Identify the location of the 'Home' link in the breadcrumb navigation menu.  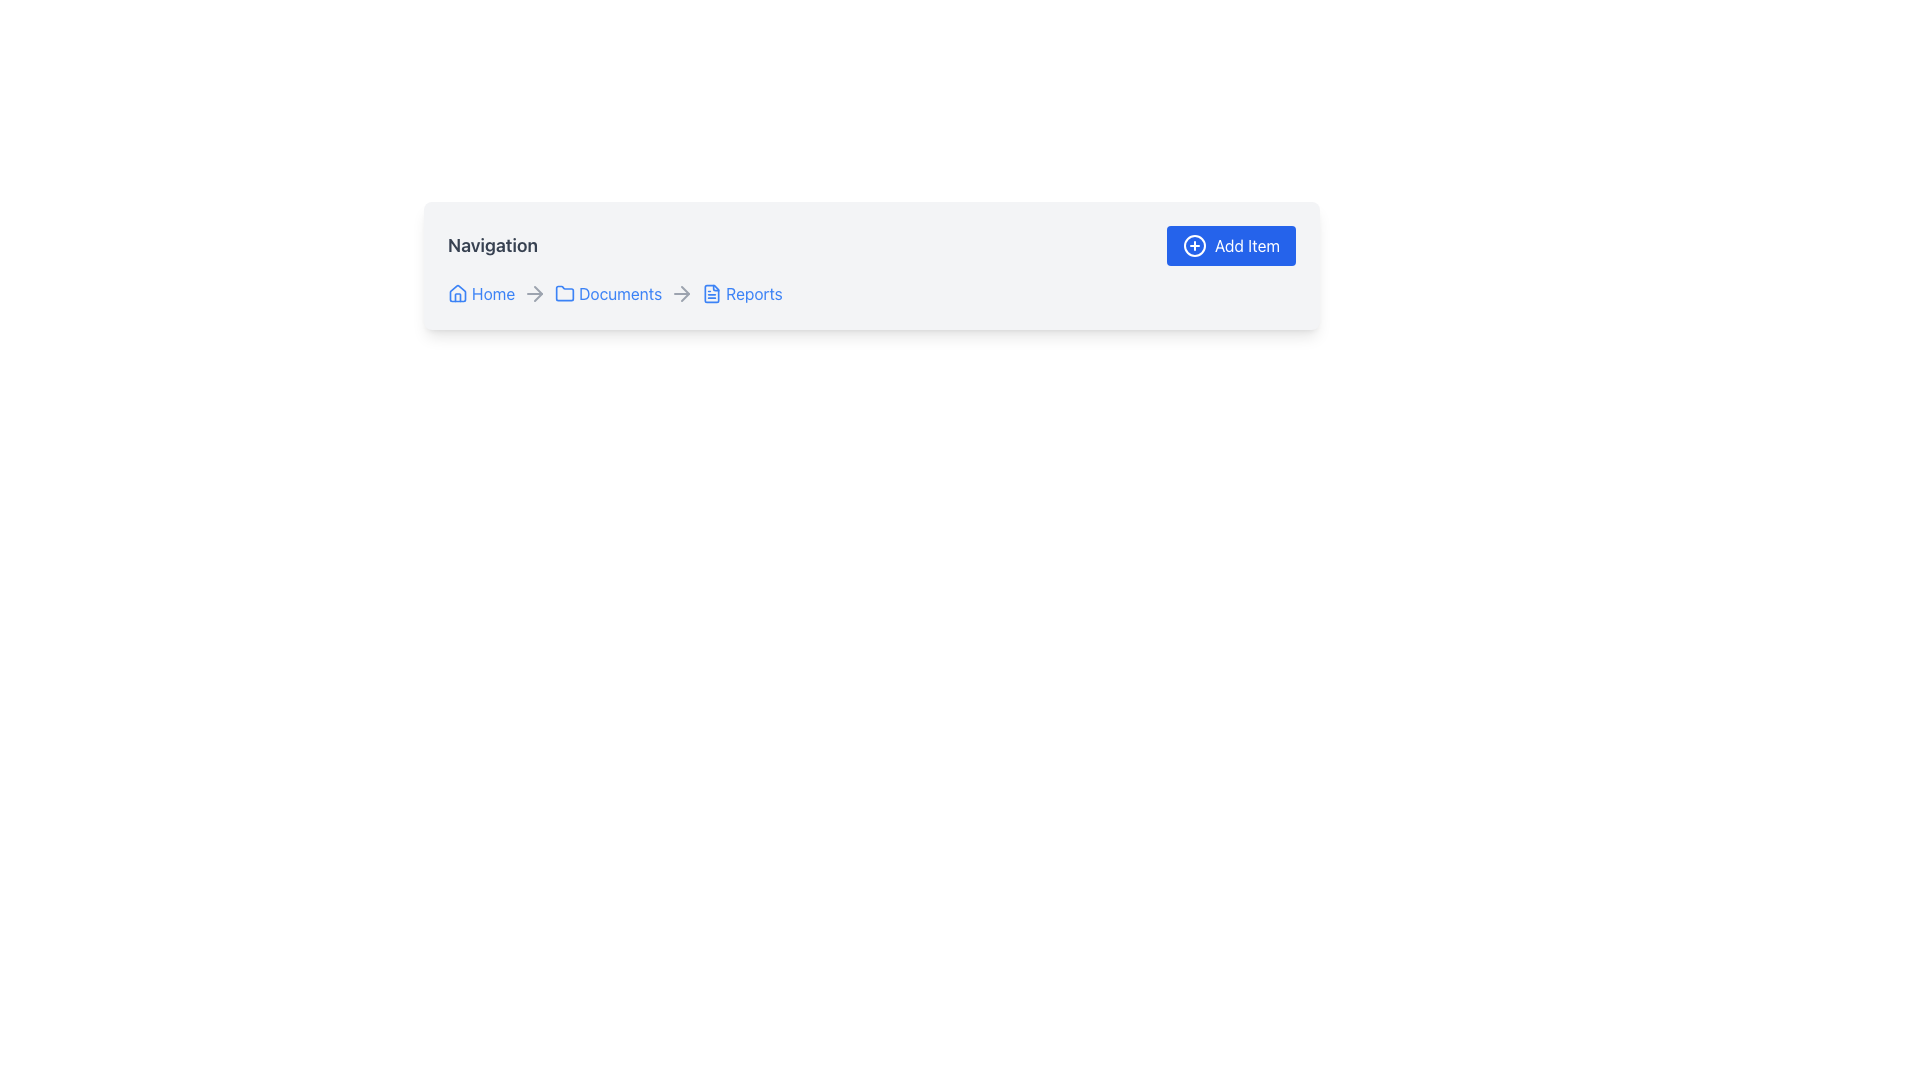
(481, 293).